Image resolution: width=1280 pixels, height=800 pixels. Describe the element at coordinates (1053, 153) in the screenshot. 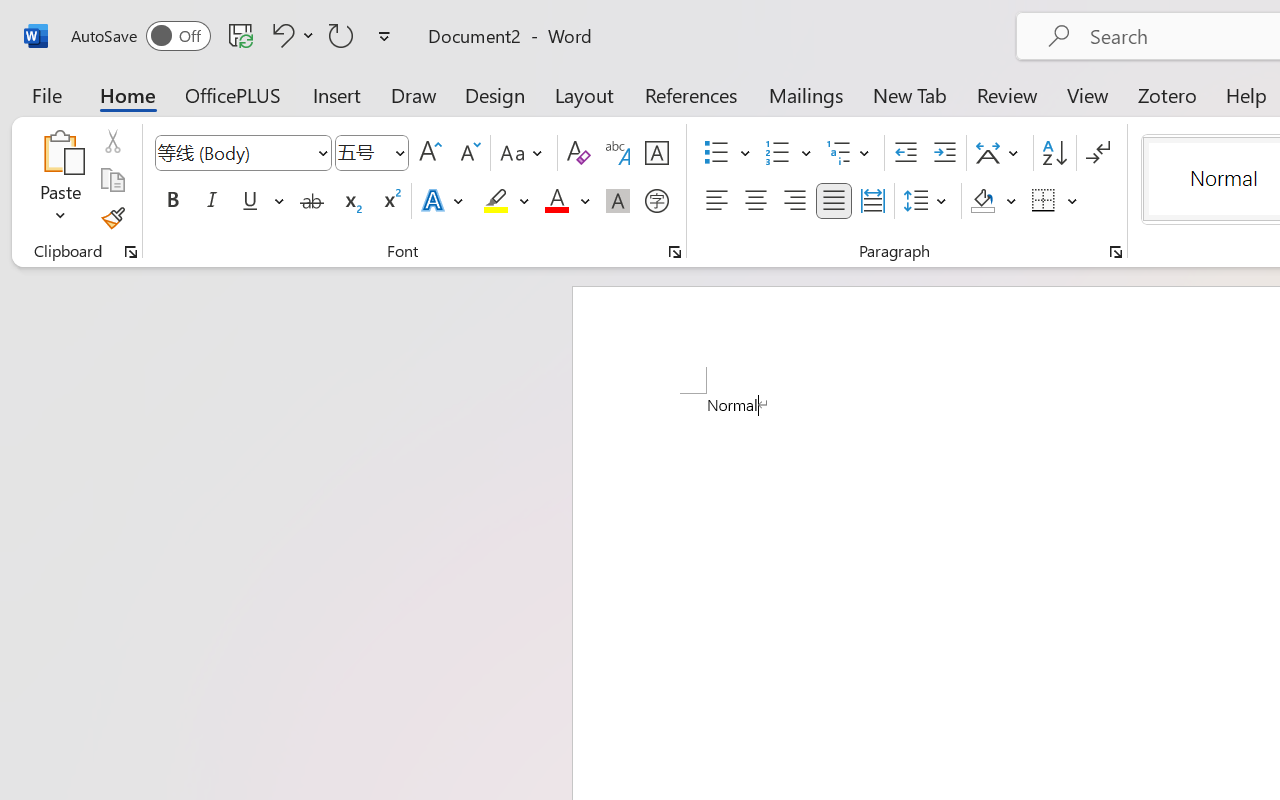

I see `'Sort...'` at that location.